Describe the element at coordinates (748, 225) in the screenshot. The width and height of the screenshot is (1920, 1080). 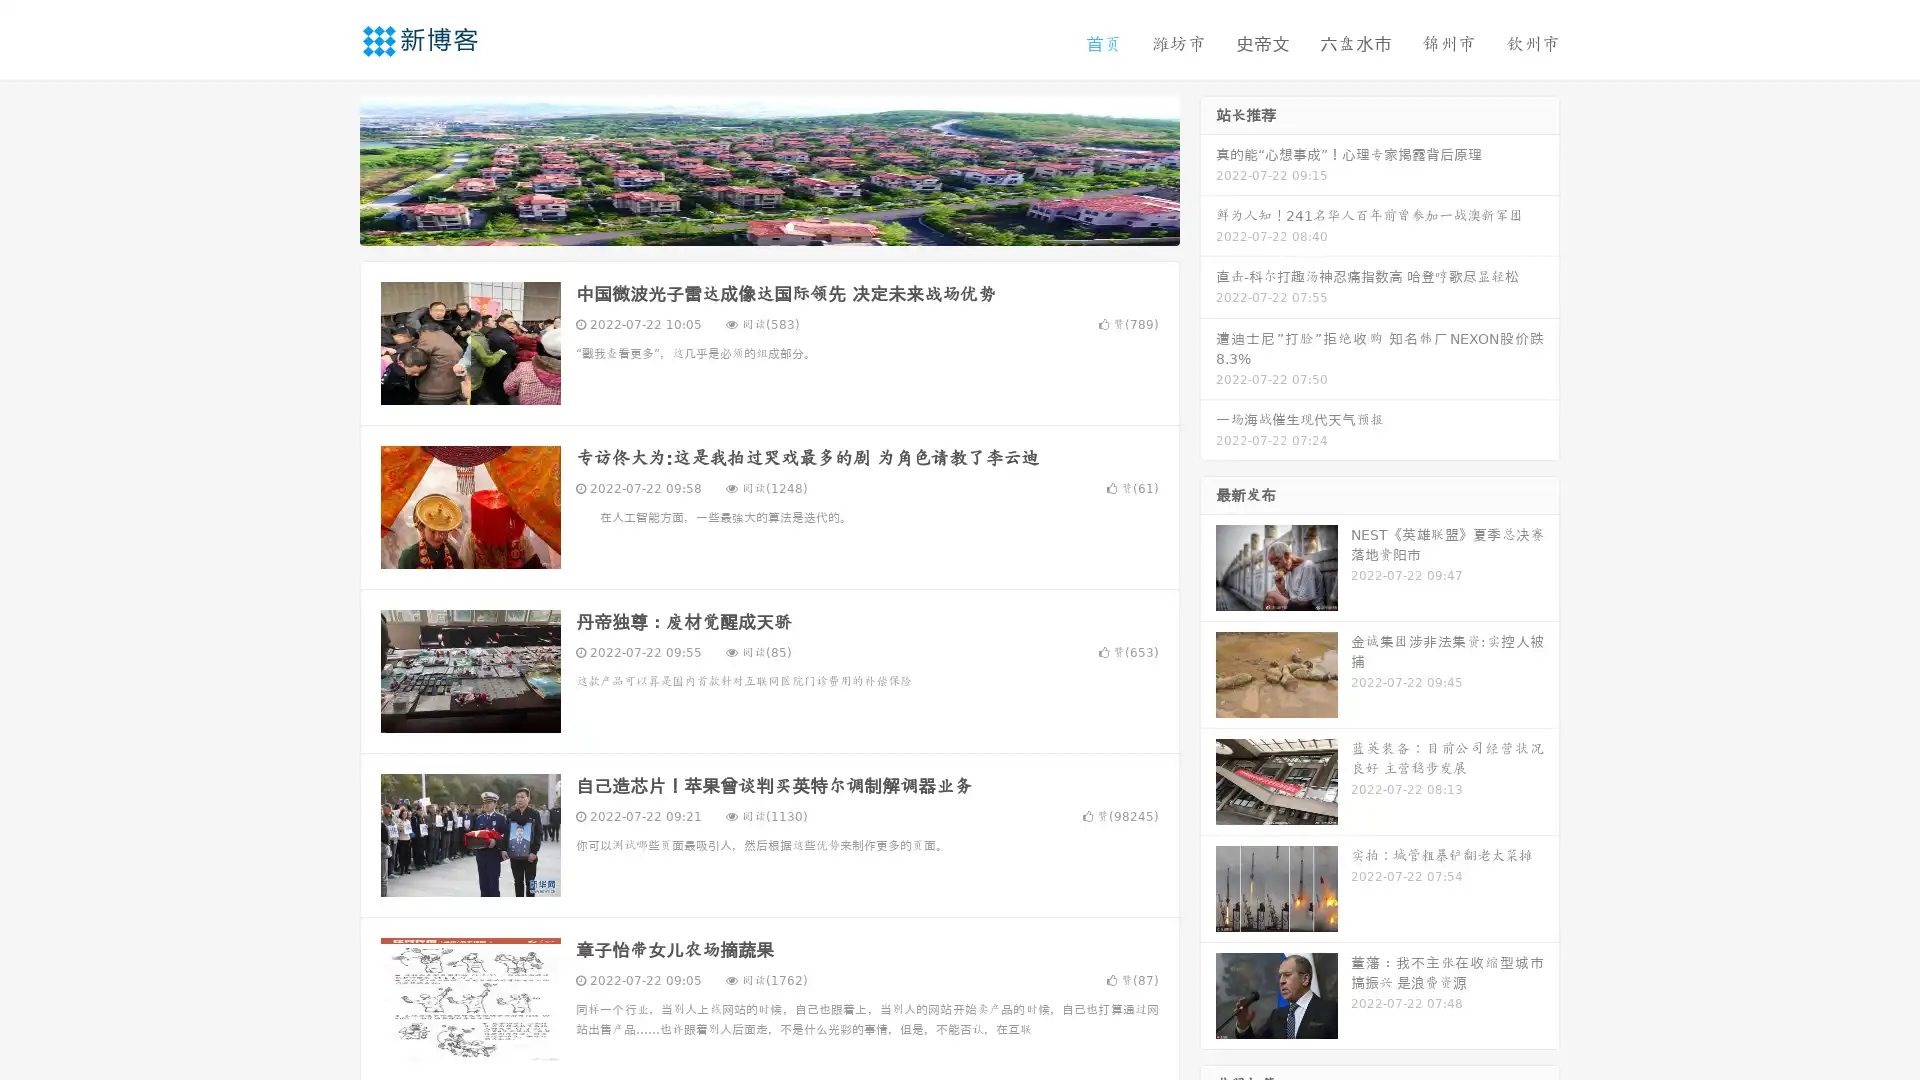
I see `Go to slide 1` at that location.